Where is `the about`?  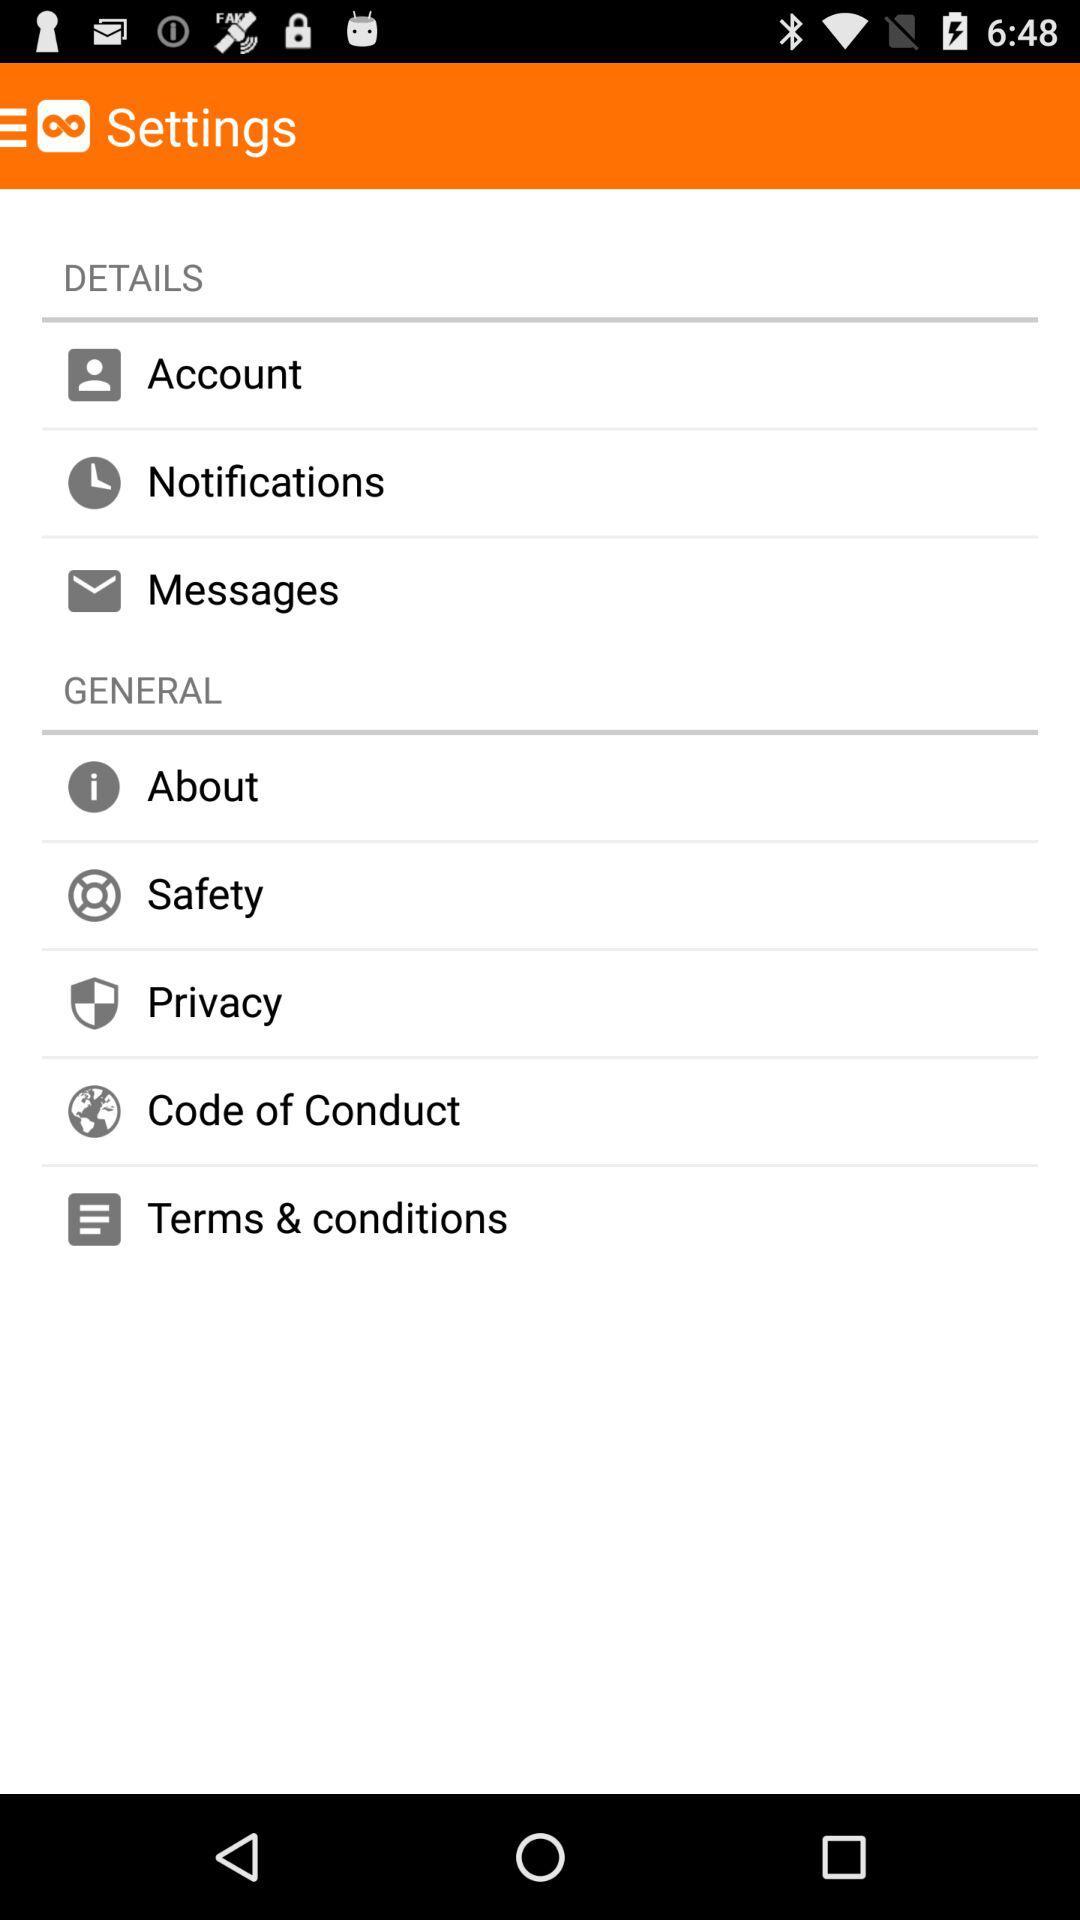 the about is located at coordinates (540, 786).